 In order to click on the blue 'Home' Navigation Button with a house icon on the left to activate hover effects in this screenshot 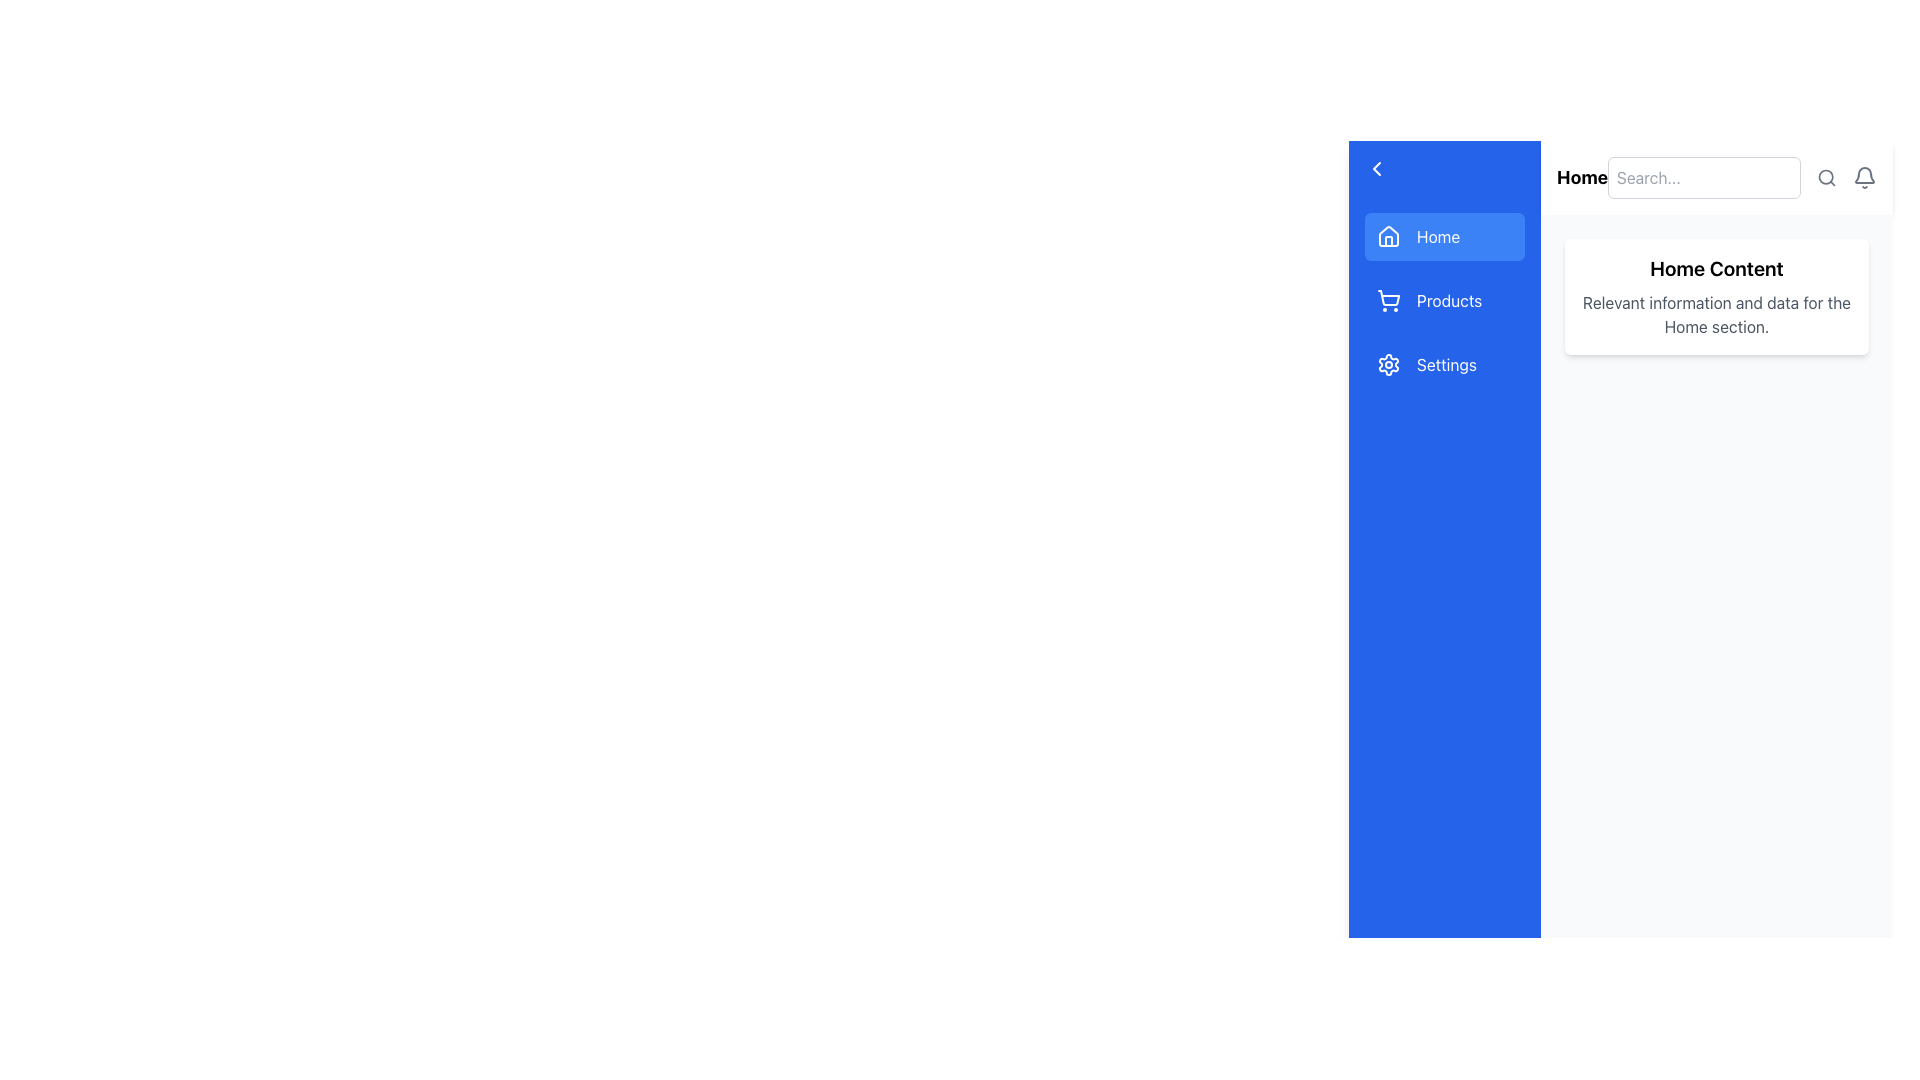, I will do `click(1444, 235)`.